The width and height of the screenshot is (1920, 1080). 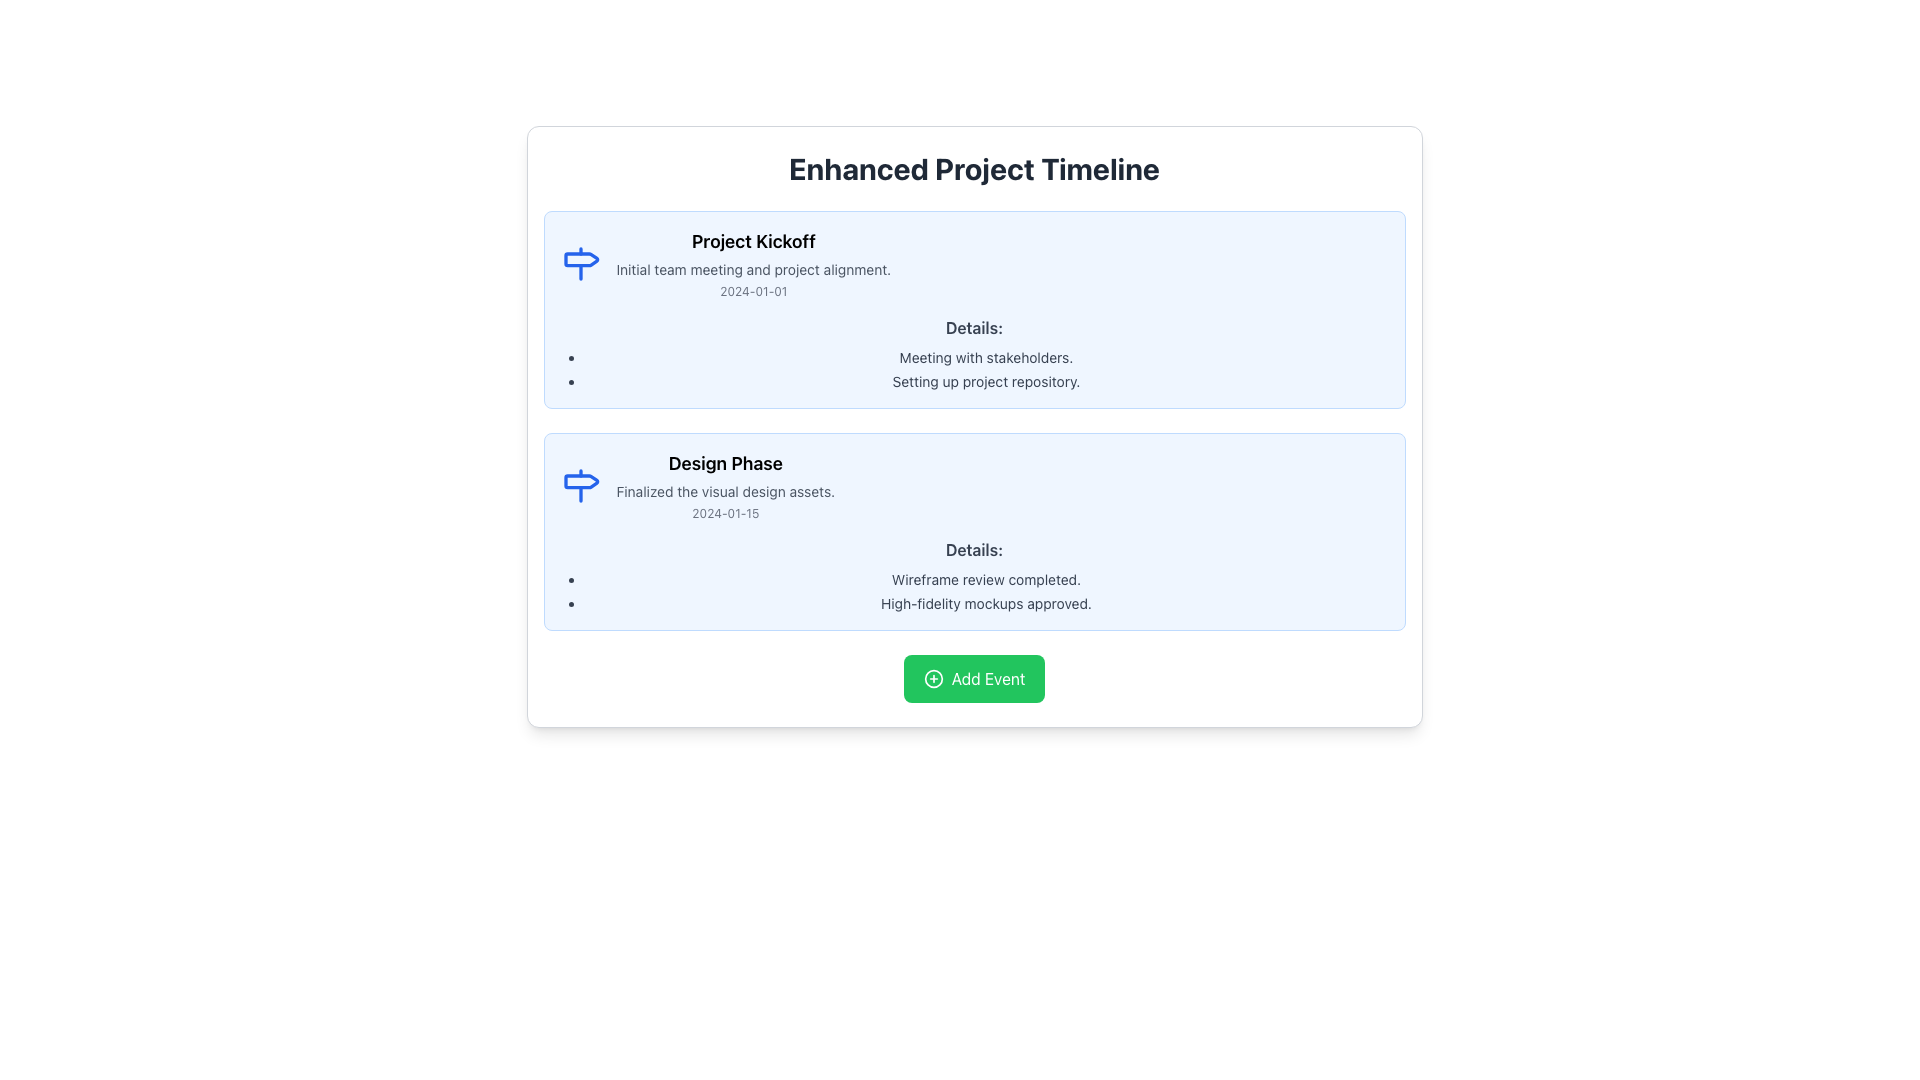 I want to click on the circular icon with a plus sign in the center, positioned to the left of the 'Add Event' button text, so click(x=932, y=677).